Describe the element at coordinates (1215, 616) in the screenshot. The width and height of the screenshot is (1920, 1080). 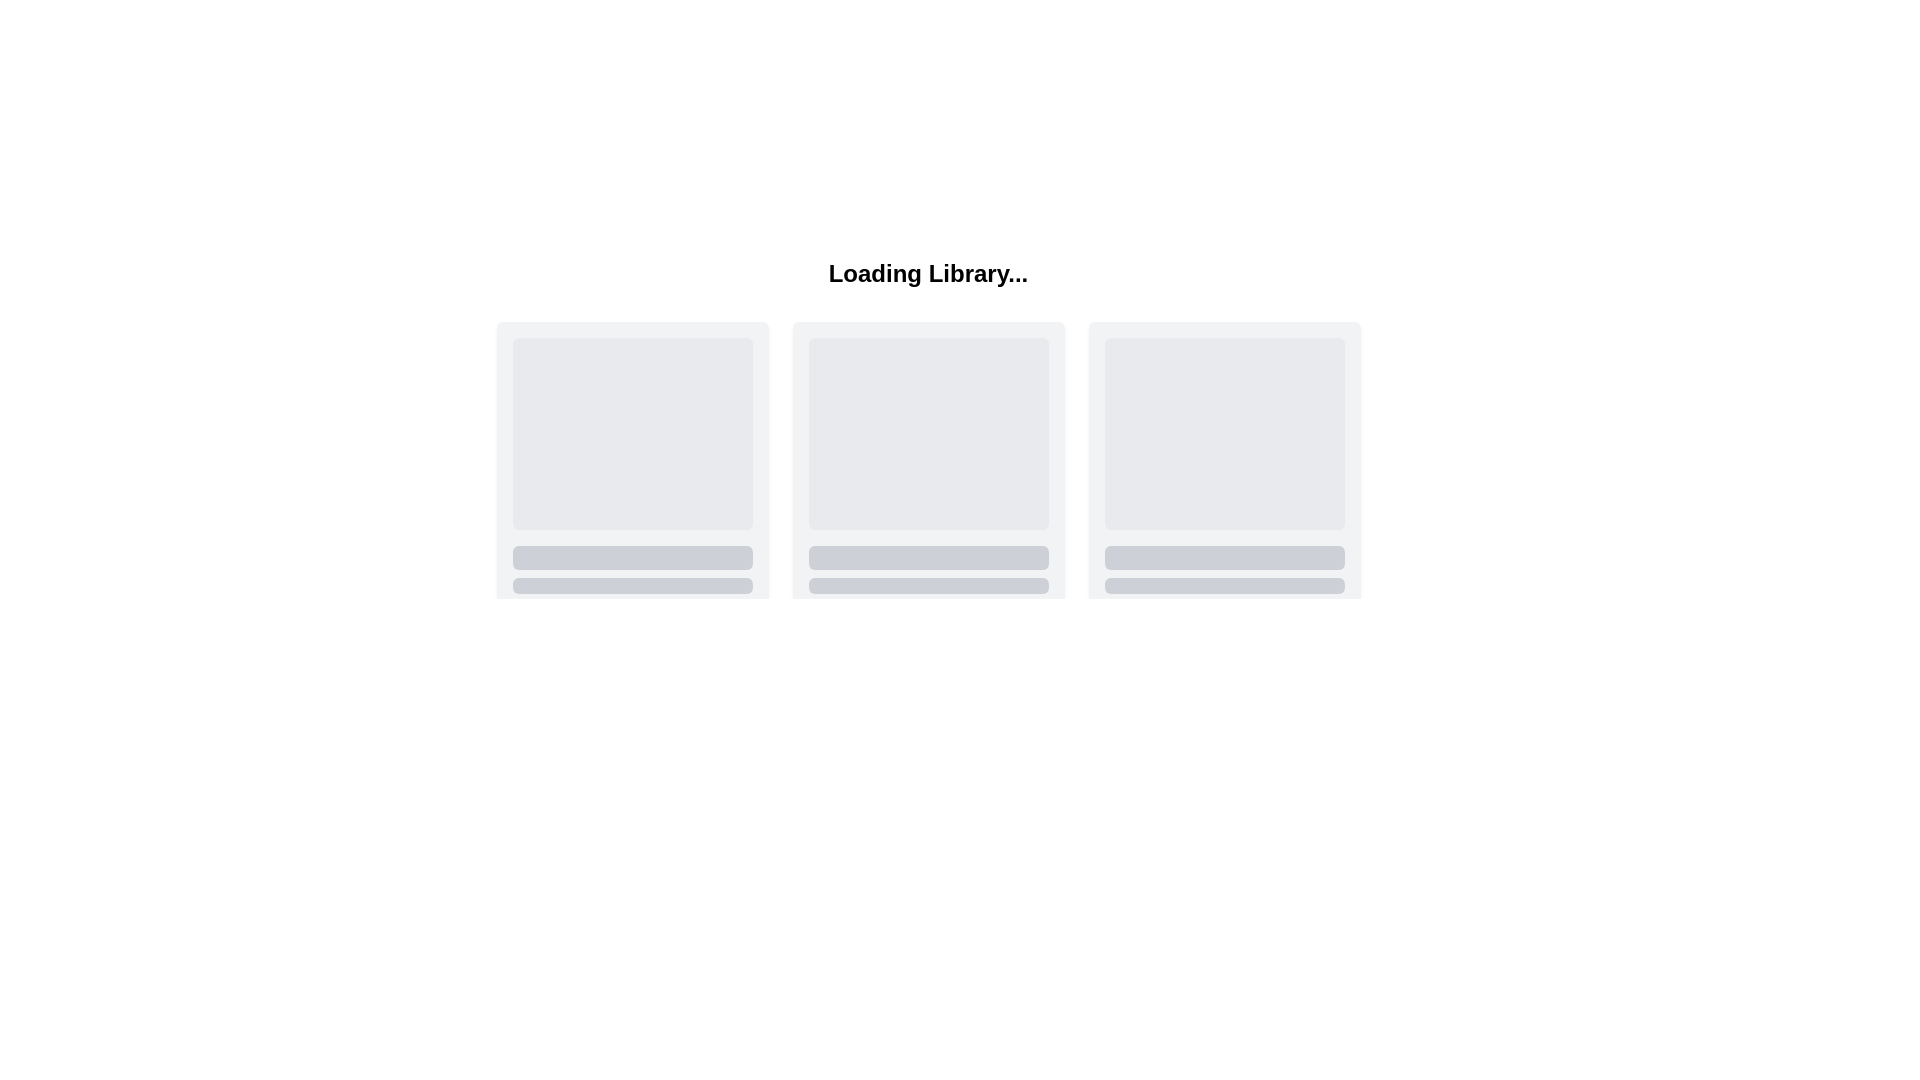
I see `the second visual display block with a gray background and rounded corners, positioned to the right of its sibling in the bottom-right area of the display` at that location.